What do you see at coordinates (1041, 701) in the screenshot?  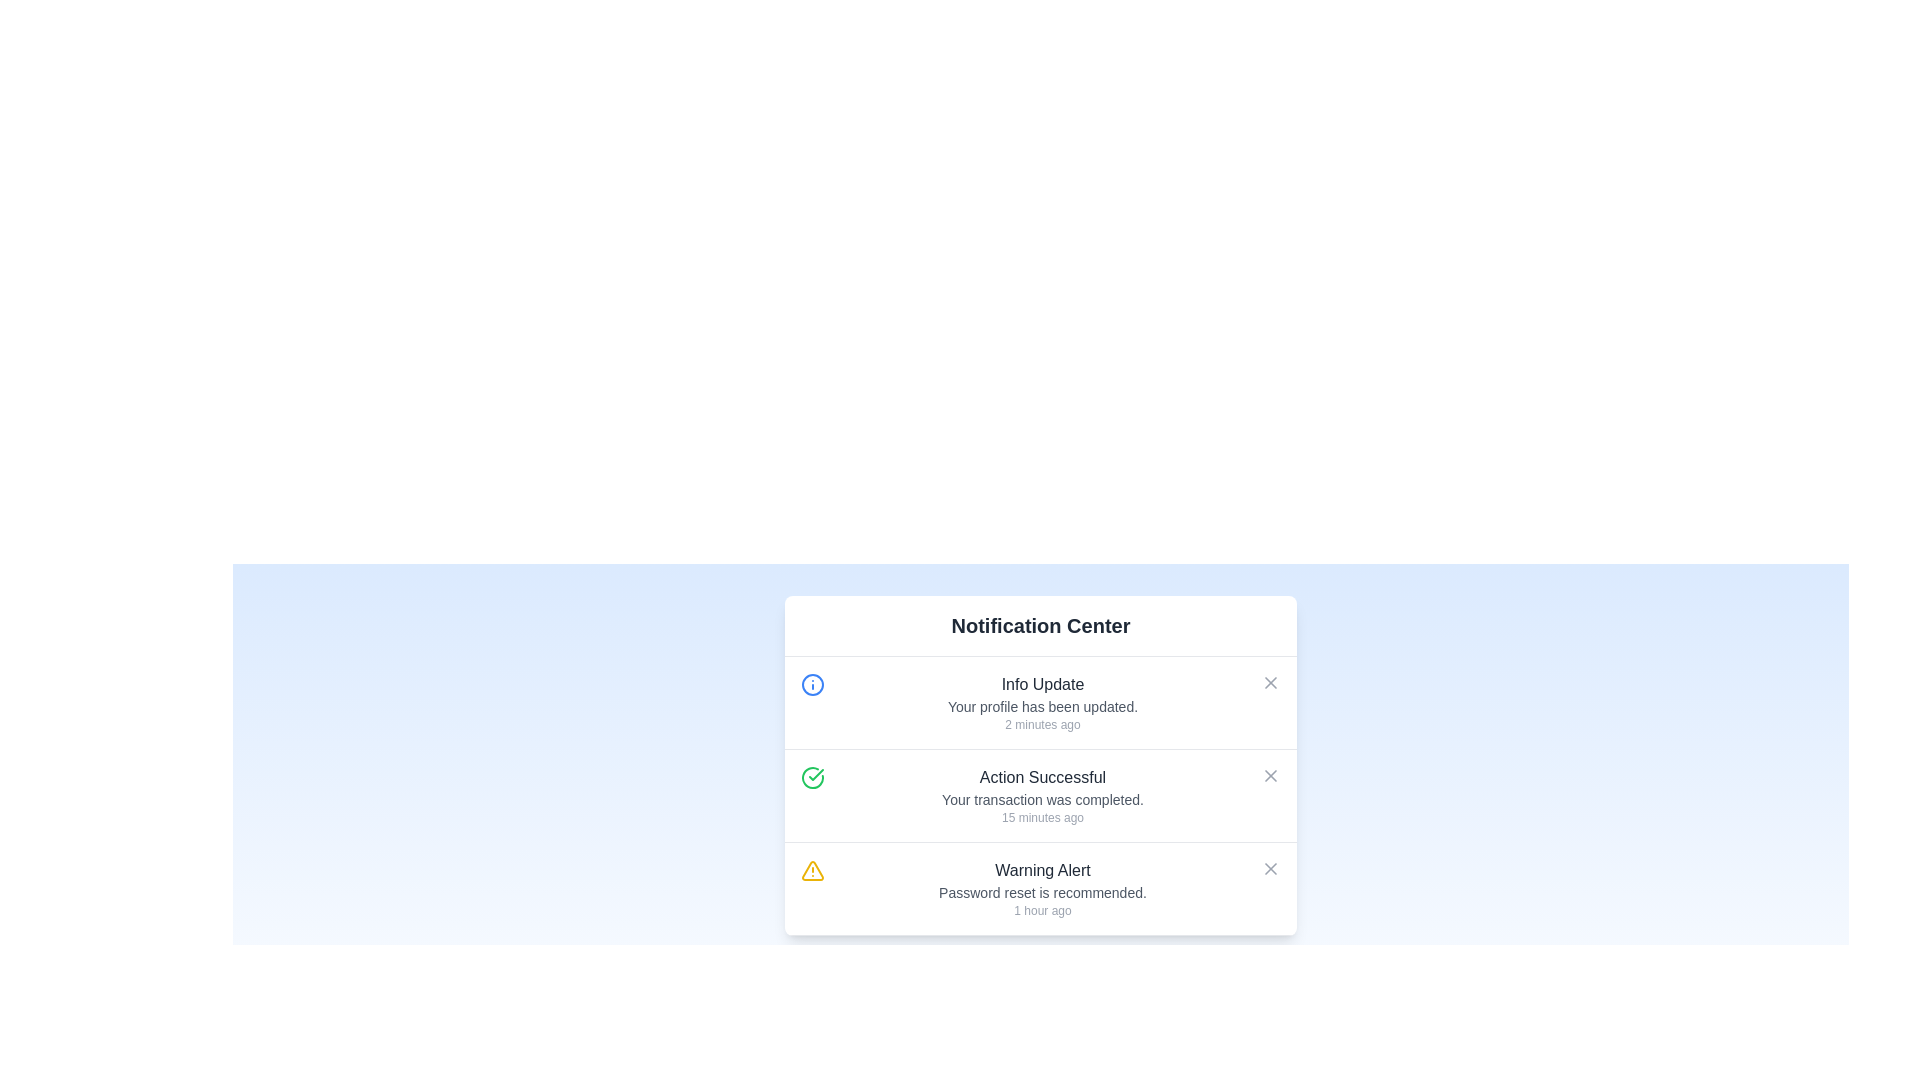 I see `the first notification text block in the Notification Center that informs the user about an update to their profile` at bounding box center [1041, 701].